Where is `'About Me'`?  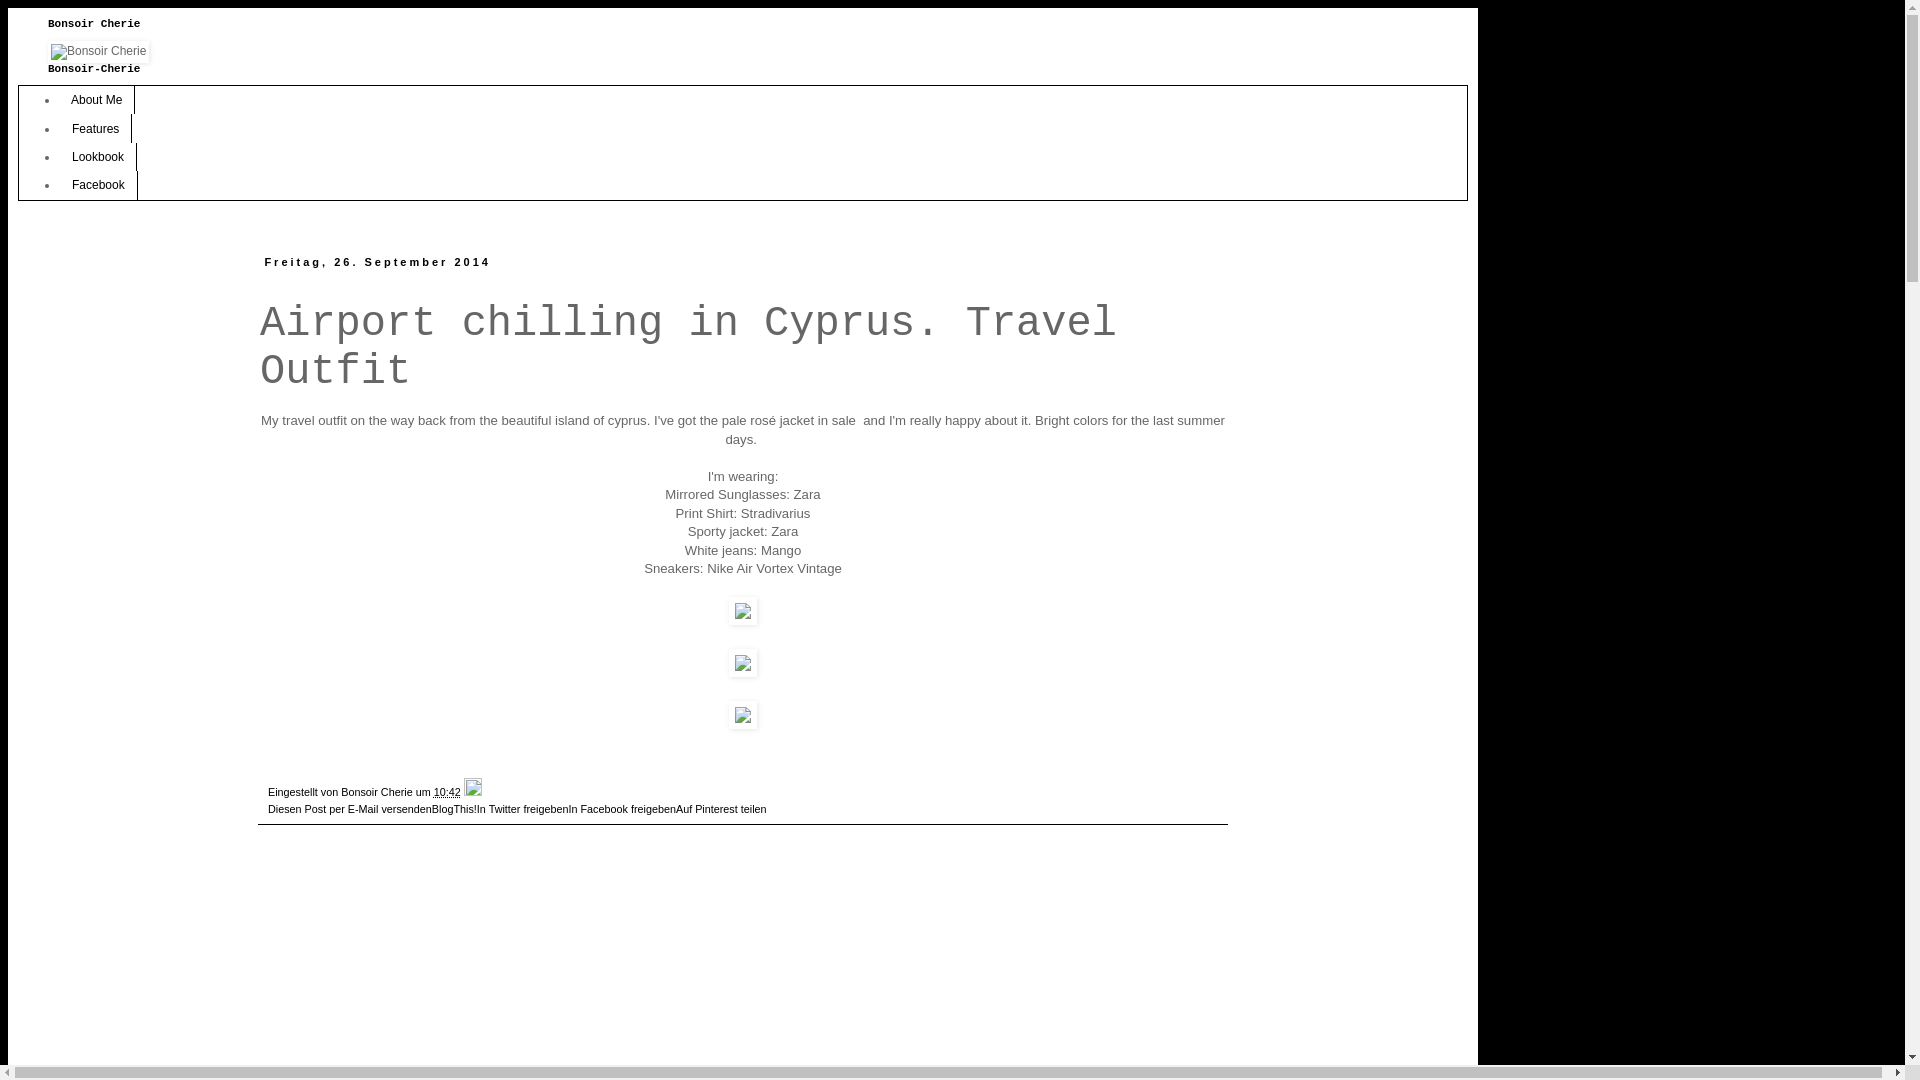 'About Me' is located at coordinates (58, 100).